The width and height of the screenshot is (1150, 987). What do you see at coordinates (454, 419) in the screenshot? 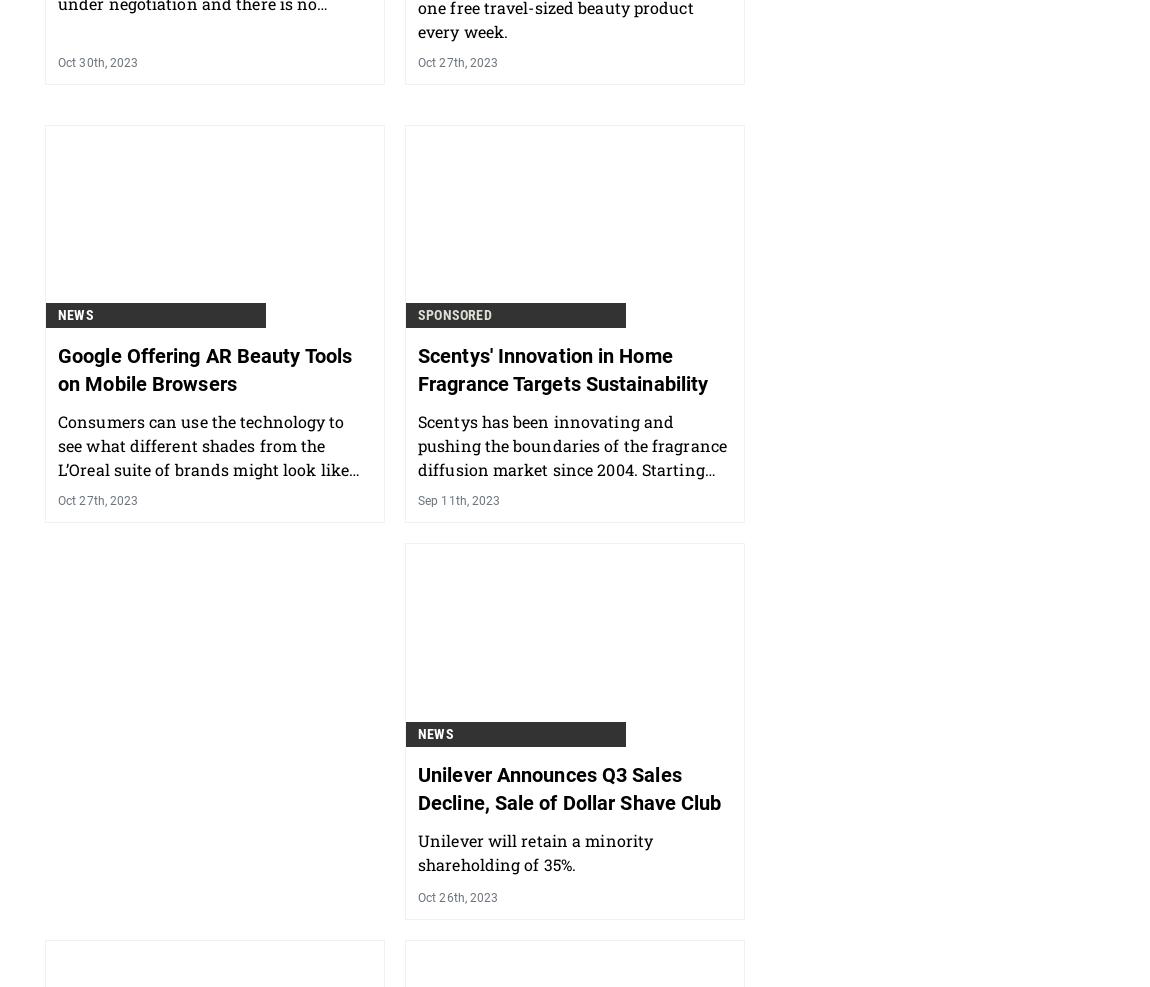
I see `'Sponsored'` at bounding box center [454, 419].